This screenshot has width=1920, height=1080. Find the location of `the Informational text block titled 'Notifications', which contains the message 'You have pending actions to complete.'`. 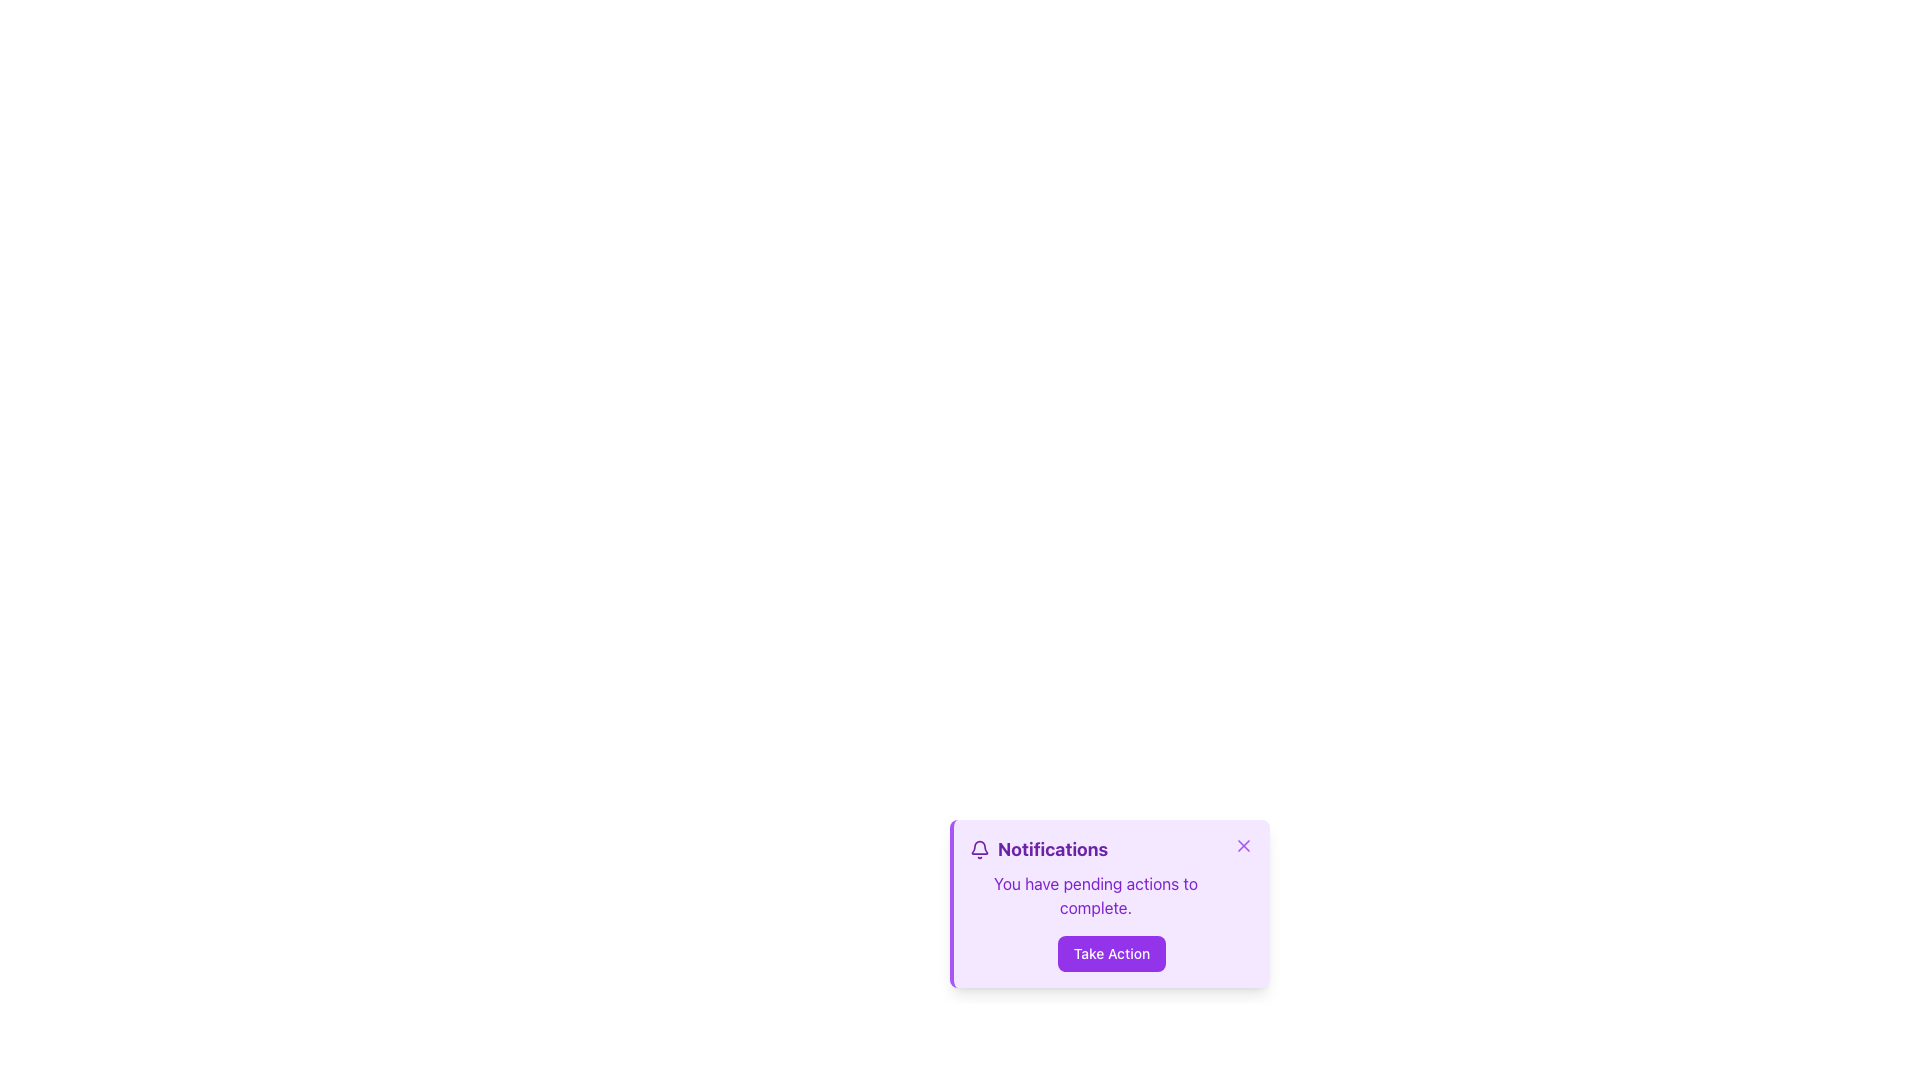

the Informational text block titled 'Notifications', which contains the message 'You have pending actions to complete.' is located at coordinates (1101, 877).